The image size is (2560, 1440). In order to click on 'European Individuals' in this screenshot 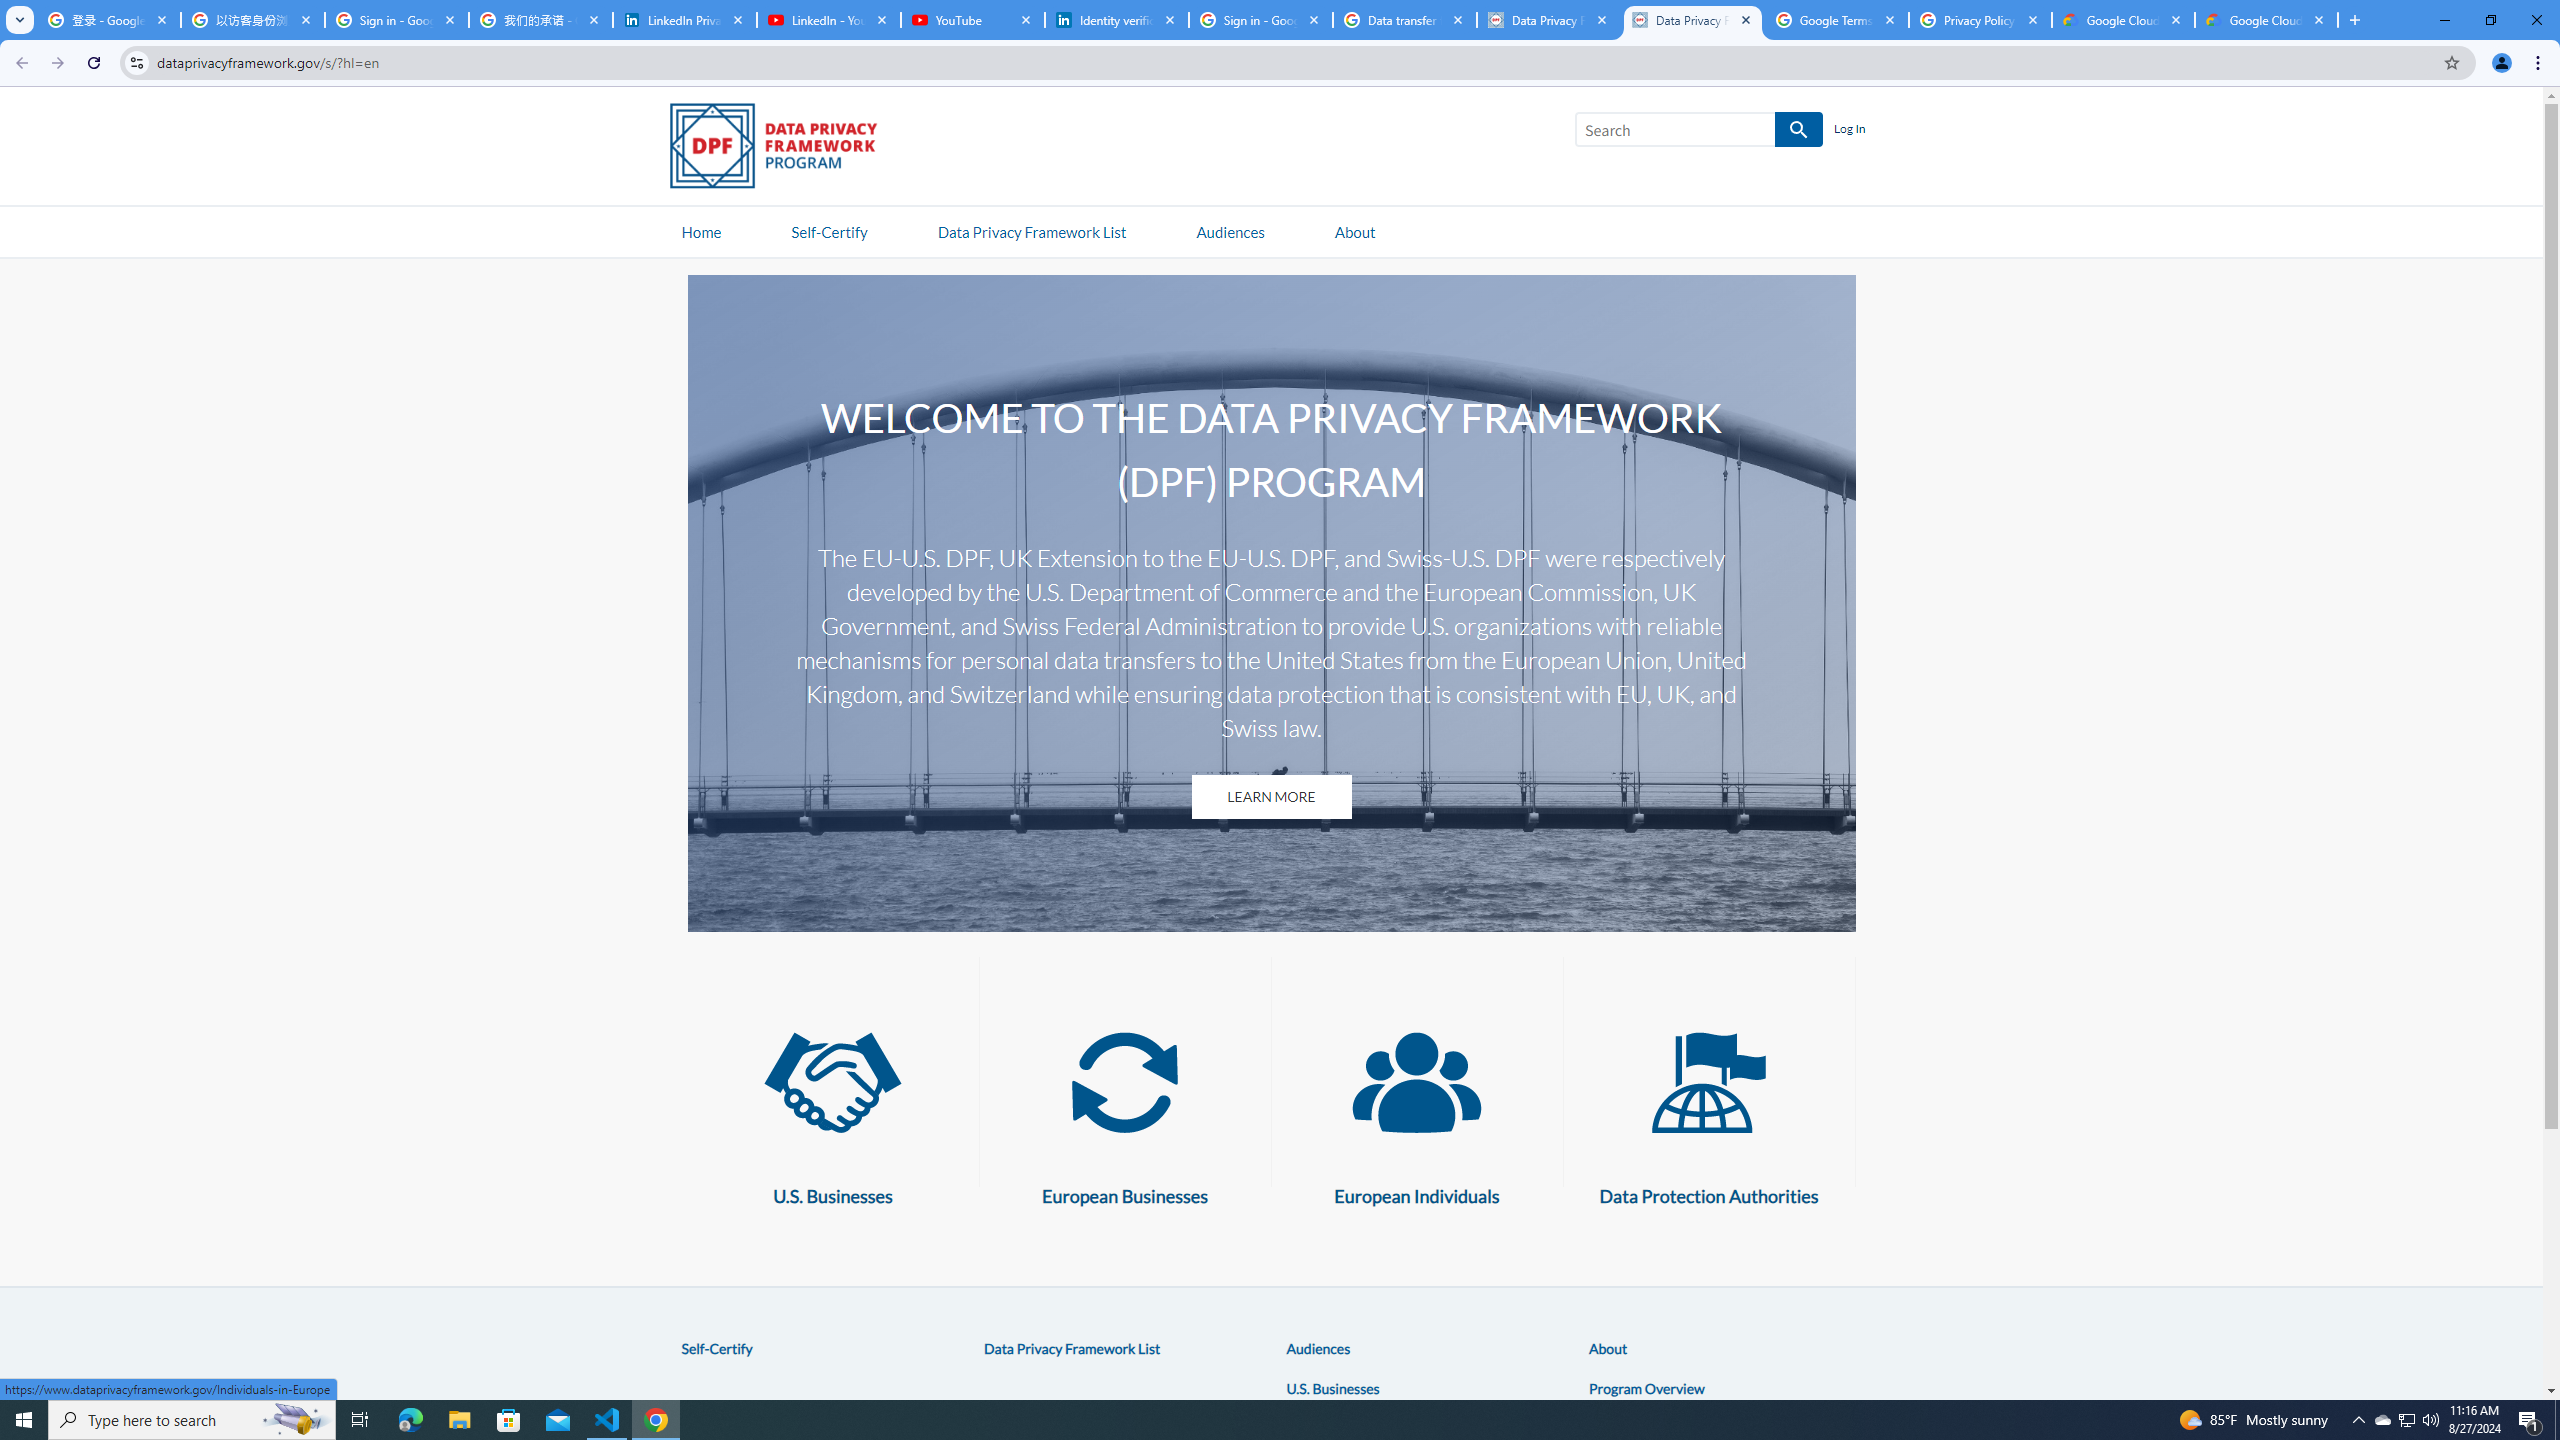, I will do `click(1415, 1081)`.